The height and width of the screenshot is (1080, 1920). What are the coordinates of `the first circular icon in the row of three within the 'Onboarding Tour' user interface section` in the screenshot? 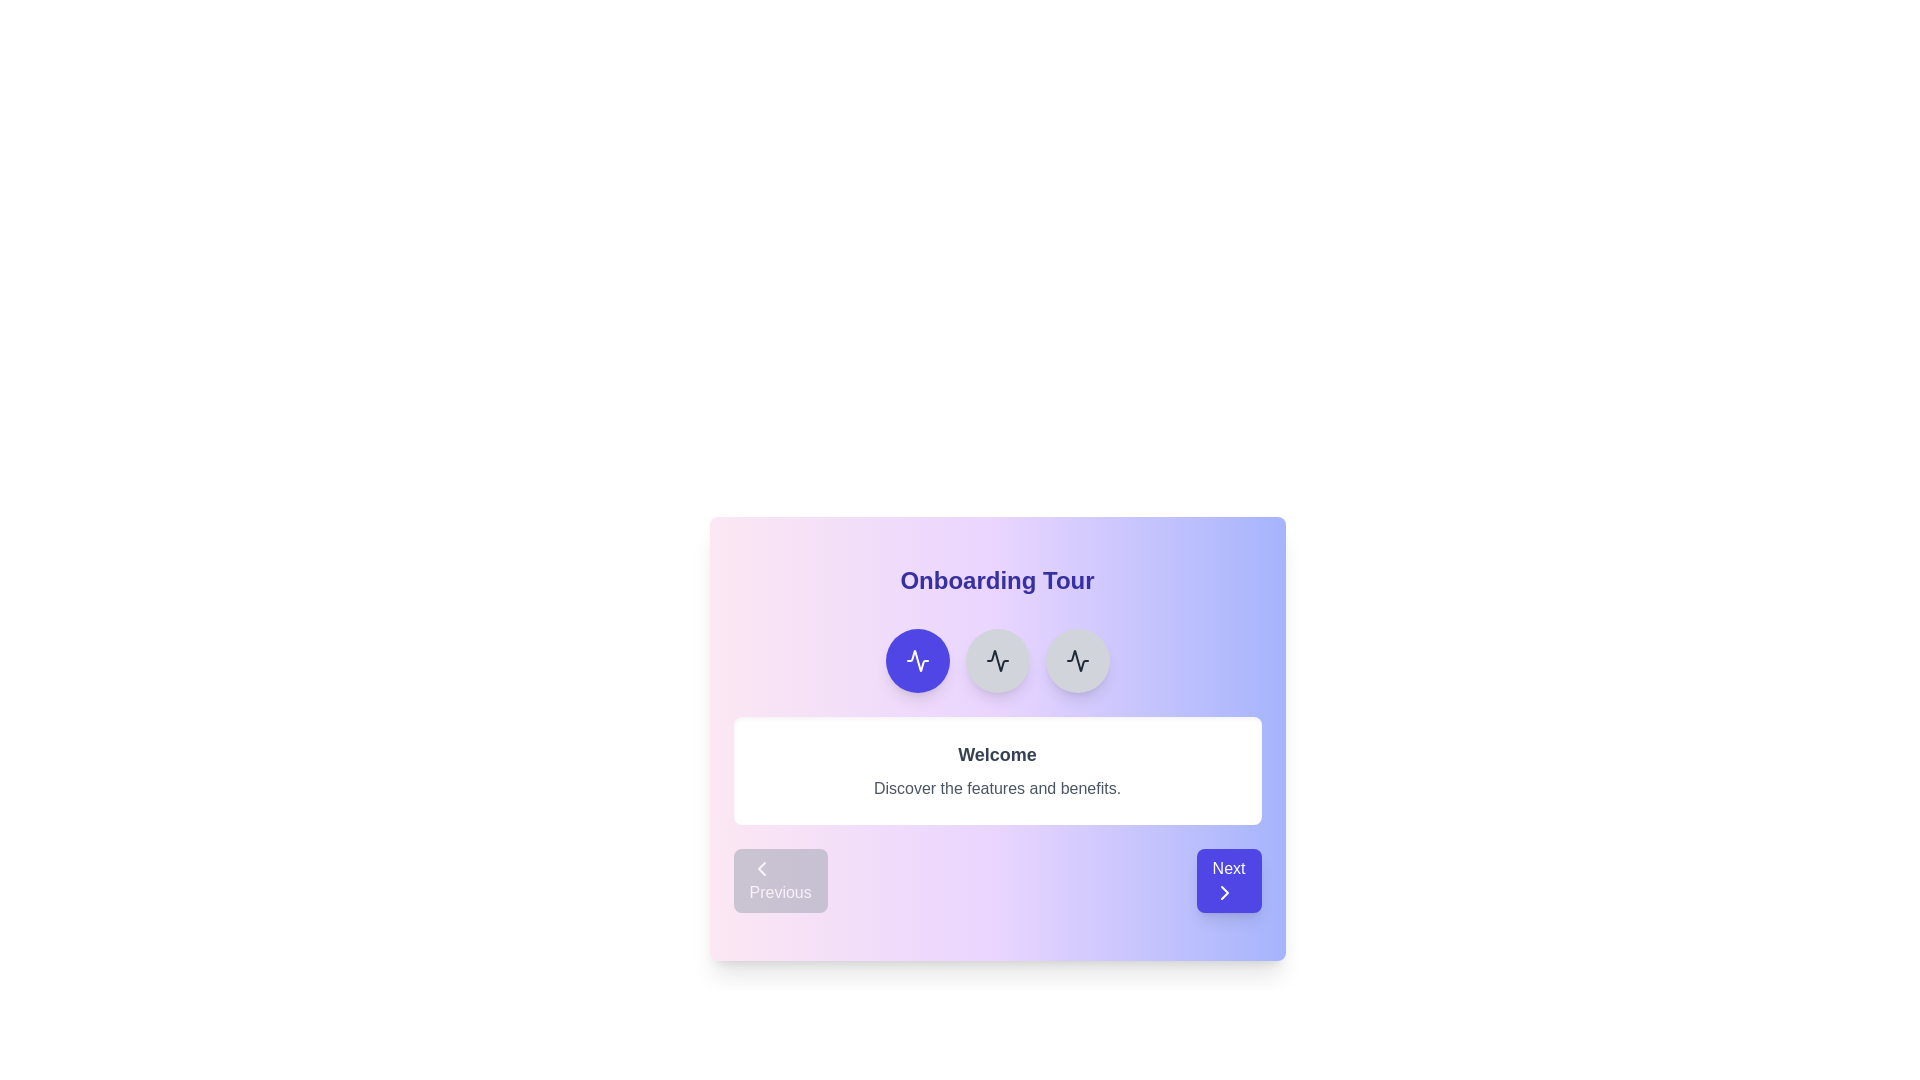 It's located at (916, 660).